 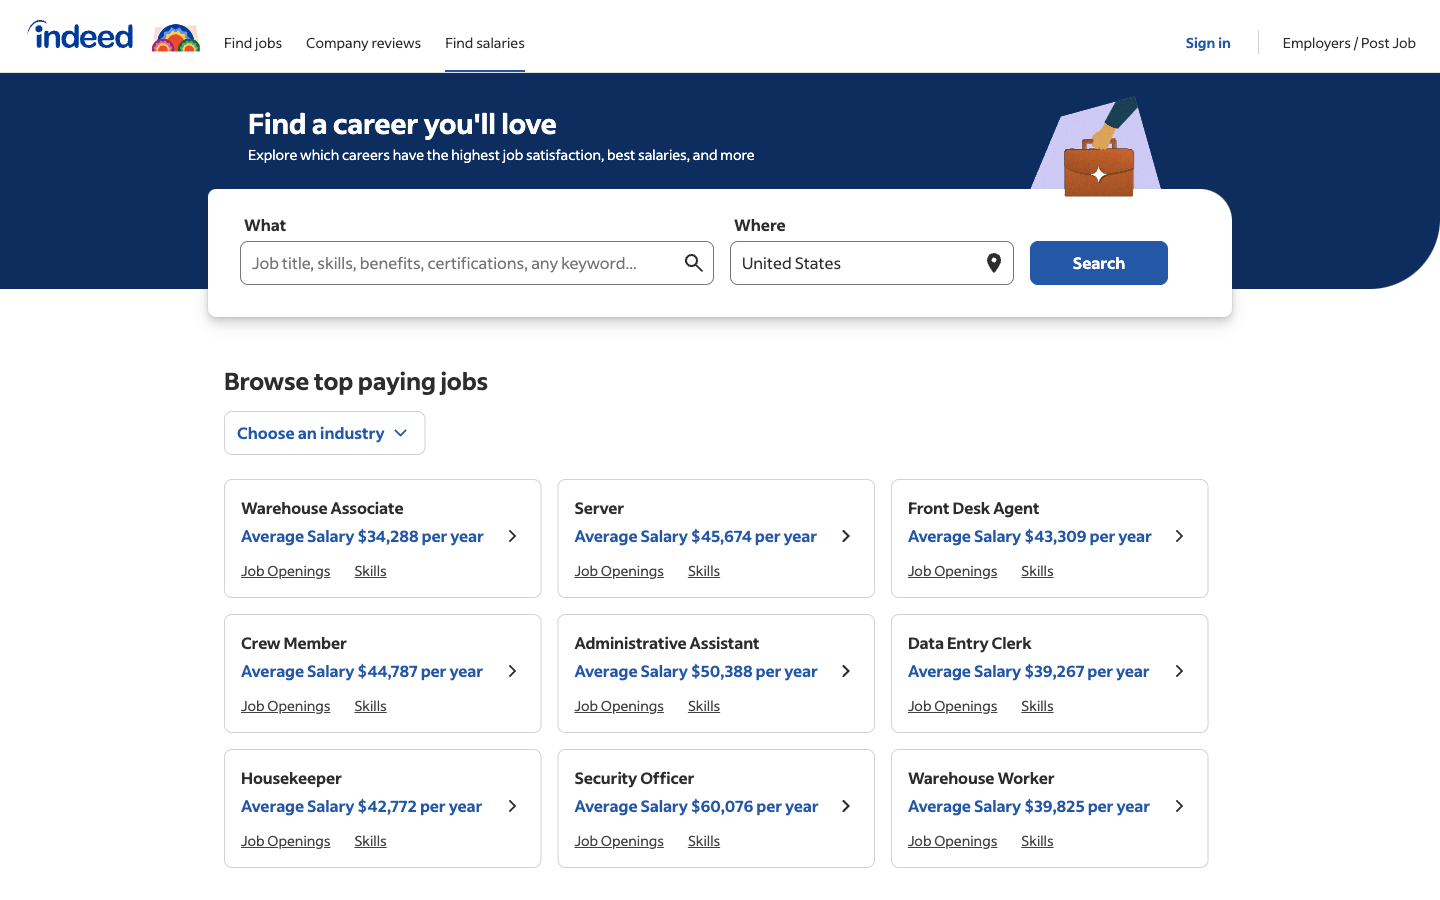 I want to click on Load more information on "Warehouse Worker, so click(x=1029, y=792).